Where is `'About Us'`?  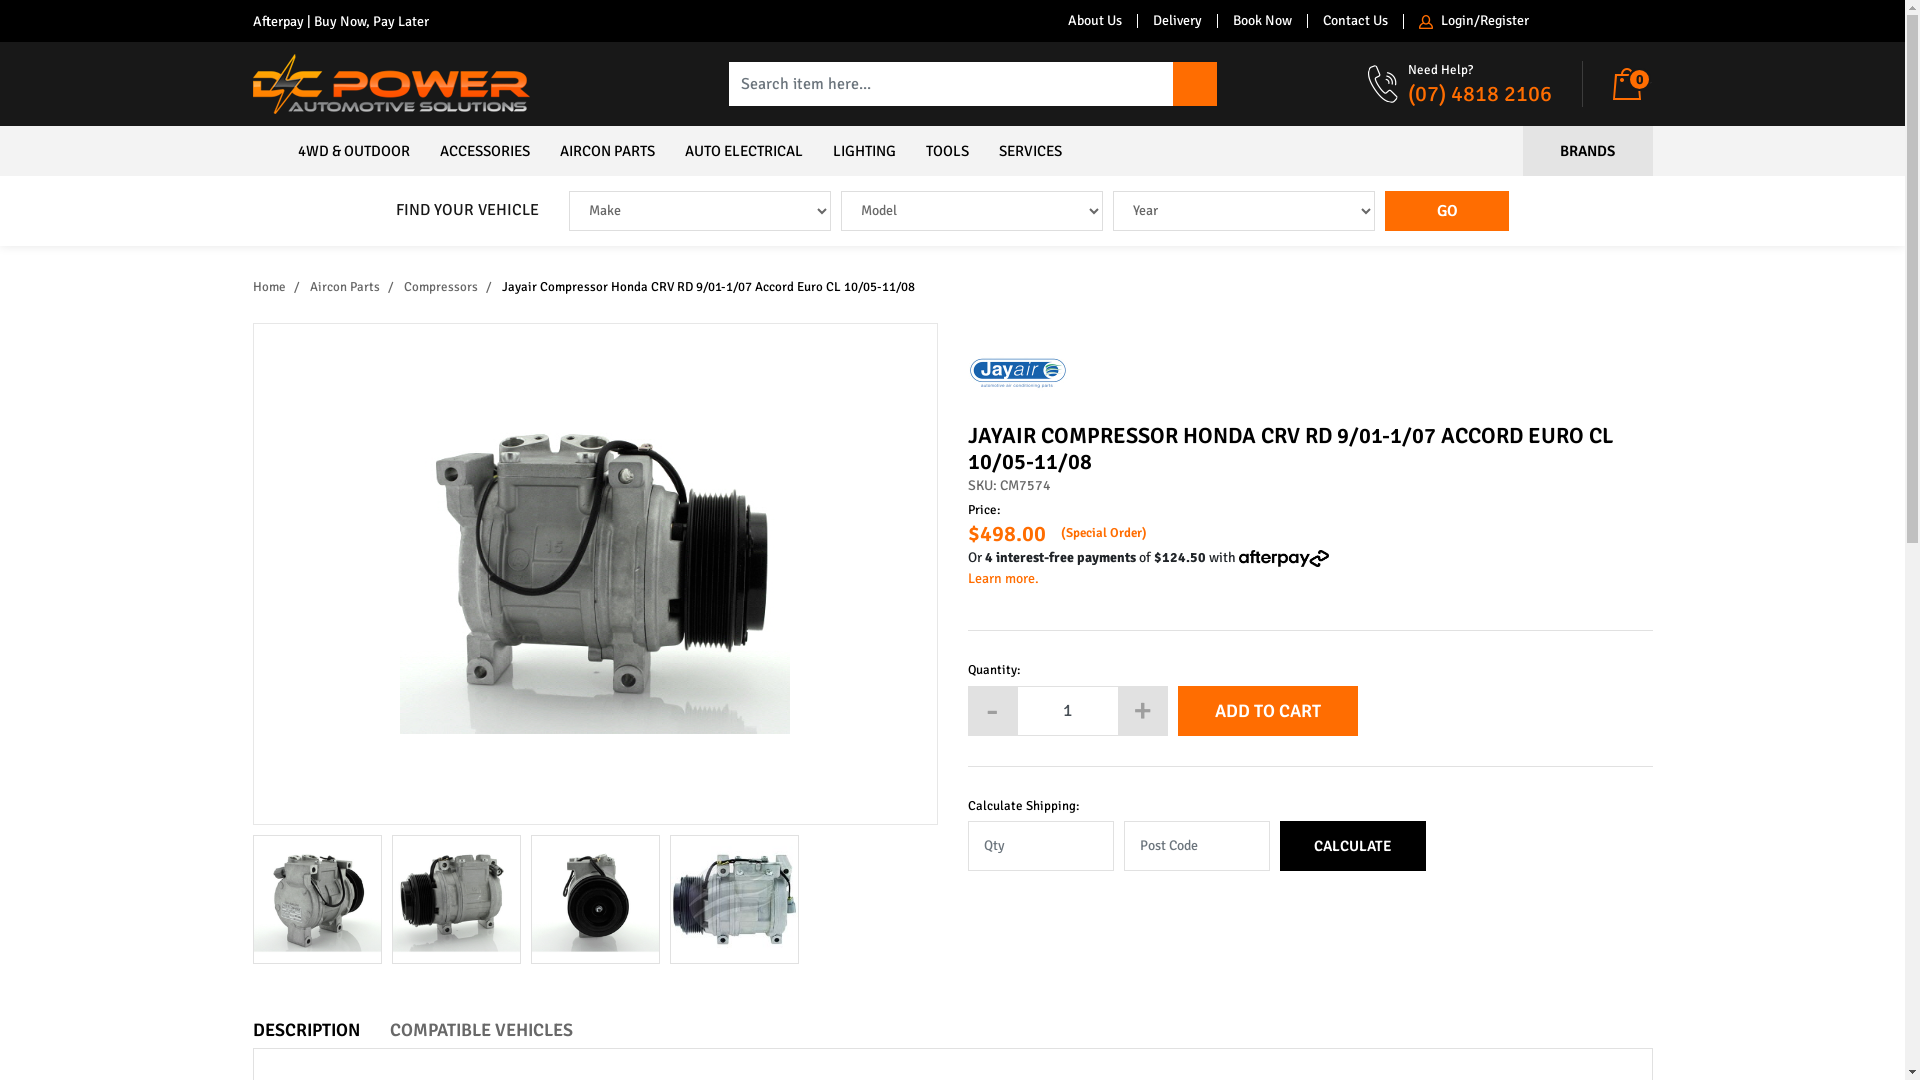 'About Us' is located at coordinates (1050, 20).